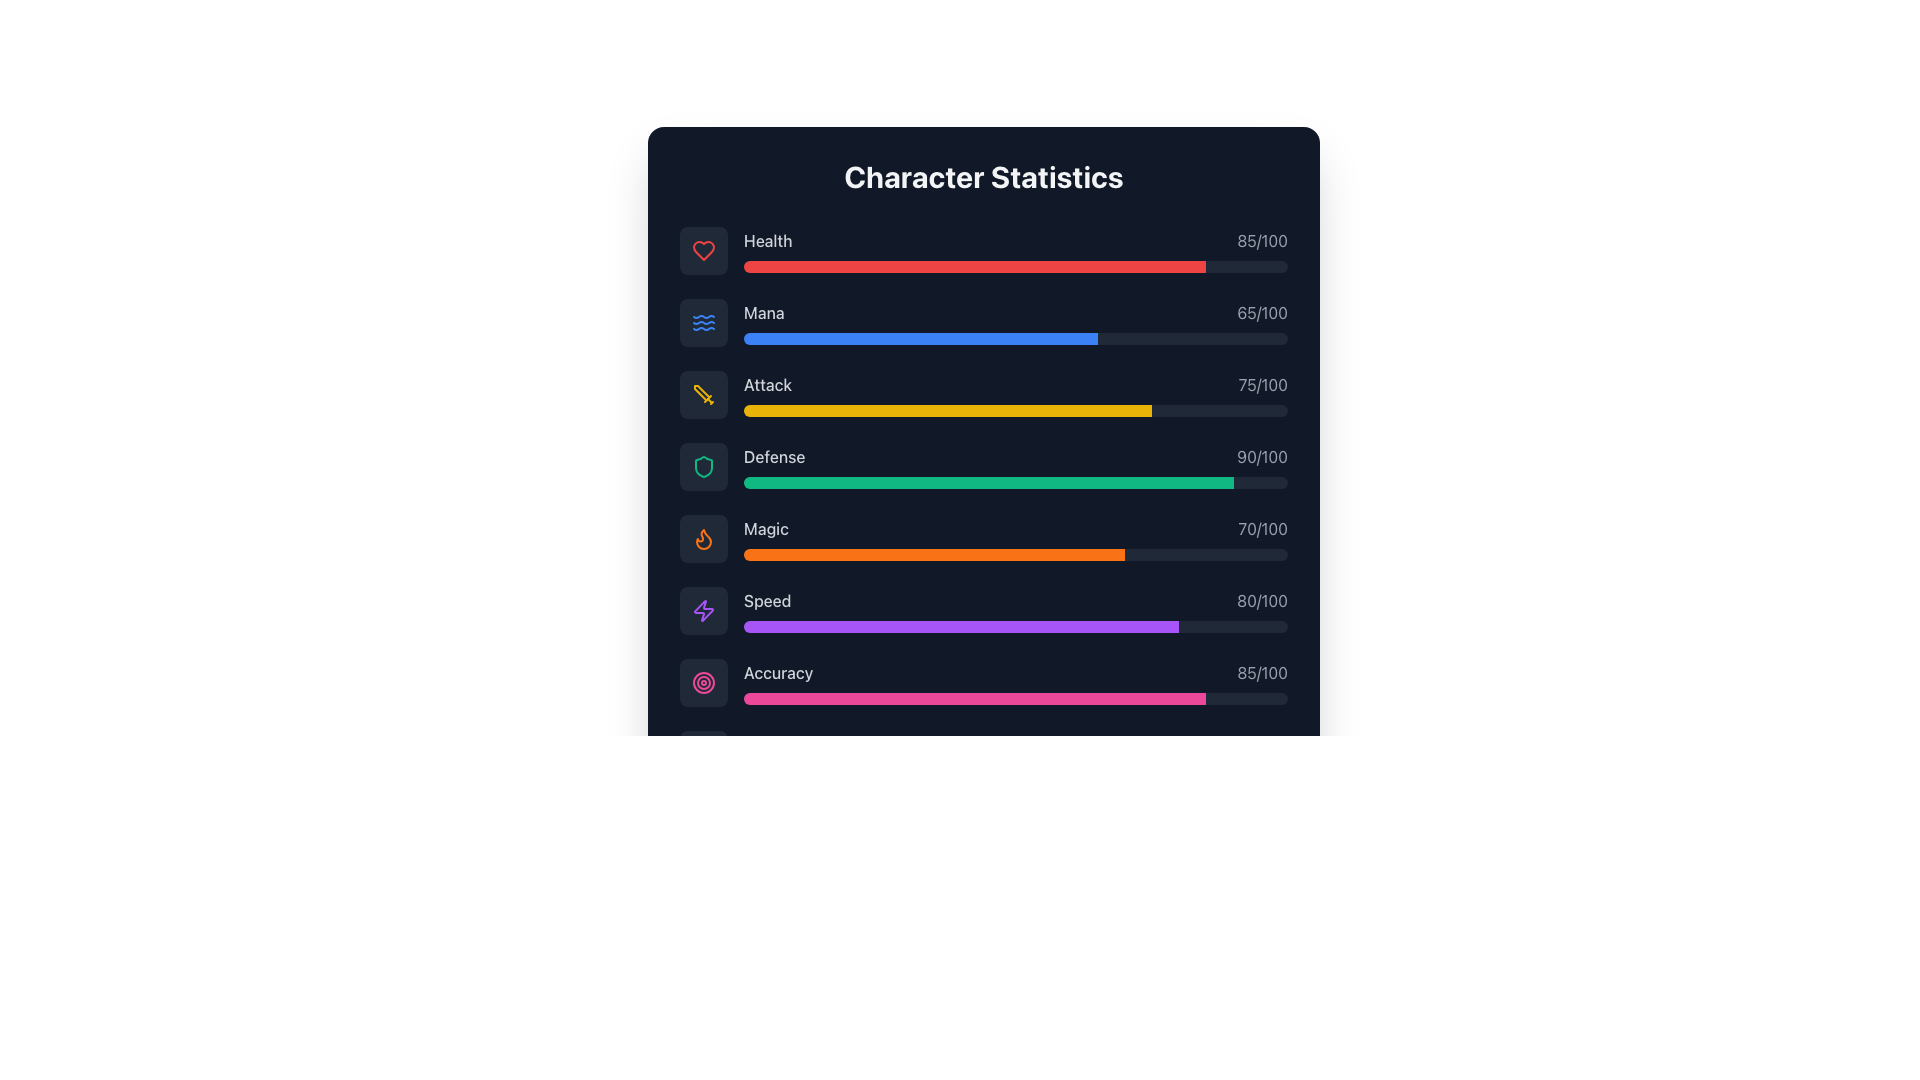 Image resolution: width=1920 pixels, height=1080 pixels. I want to click on the concentric circle icon with pink rings located at the rightmost part of the 'Accuracy' stat row in the character statistics, so click(704, 681).